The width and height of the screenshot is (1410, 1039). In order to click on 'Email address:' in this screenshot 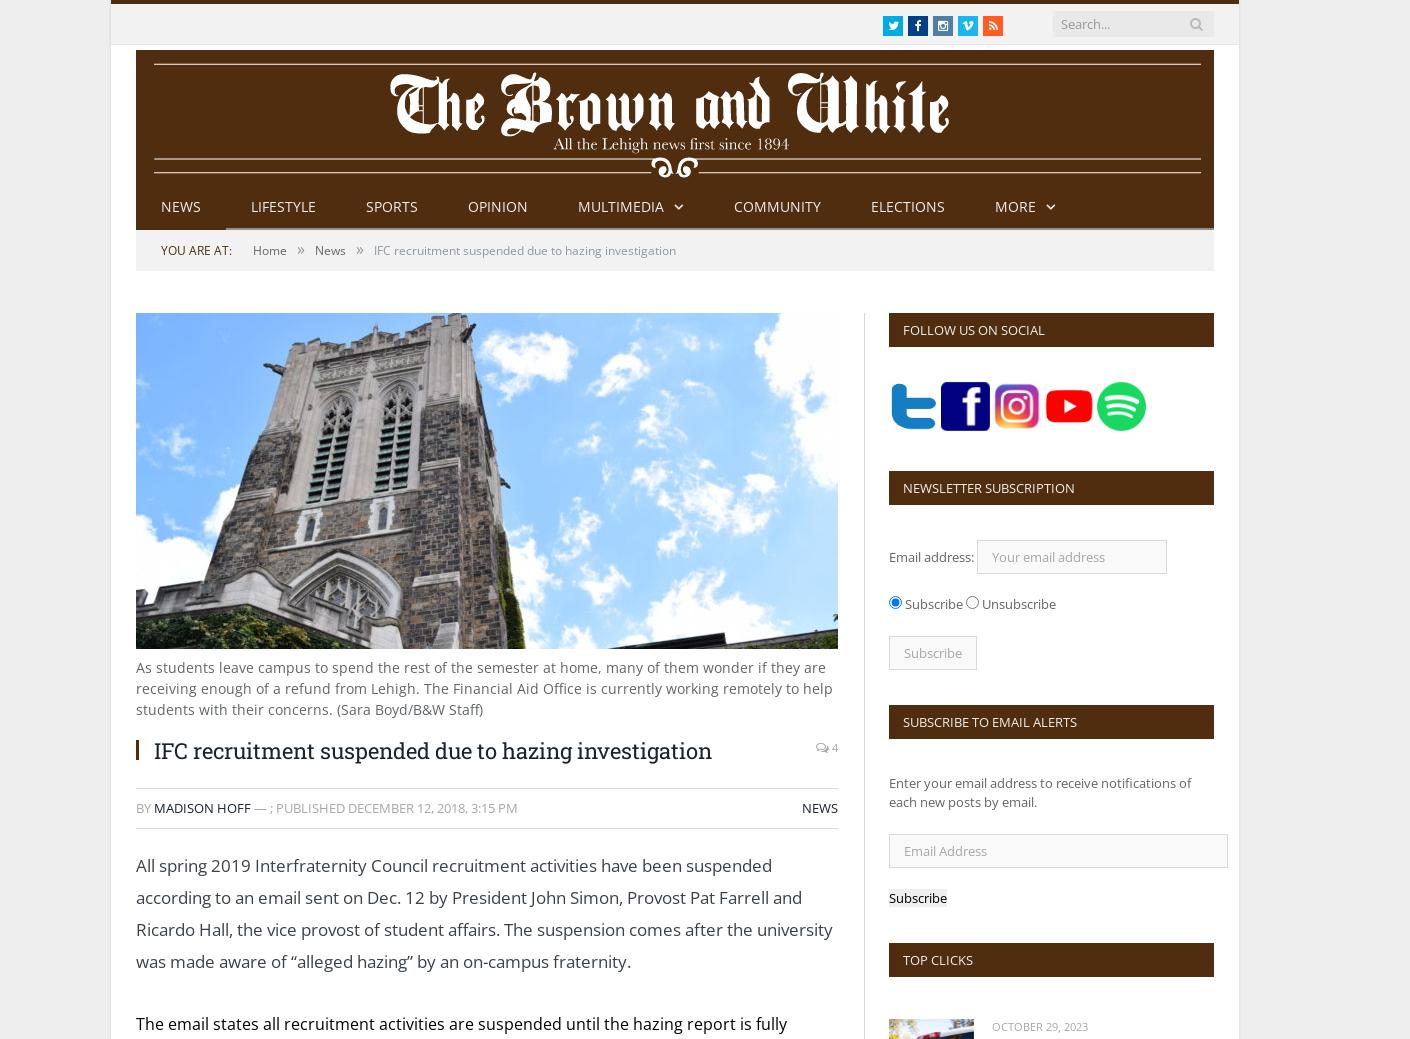, I will do `click(932, 557)`.